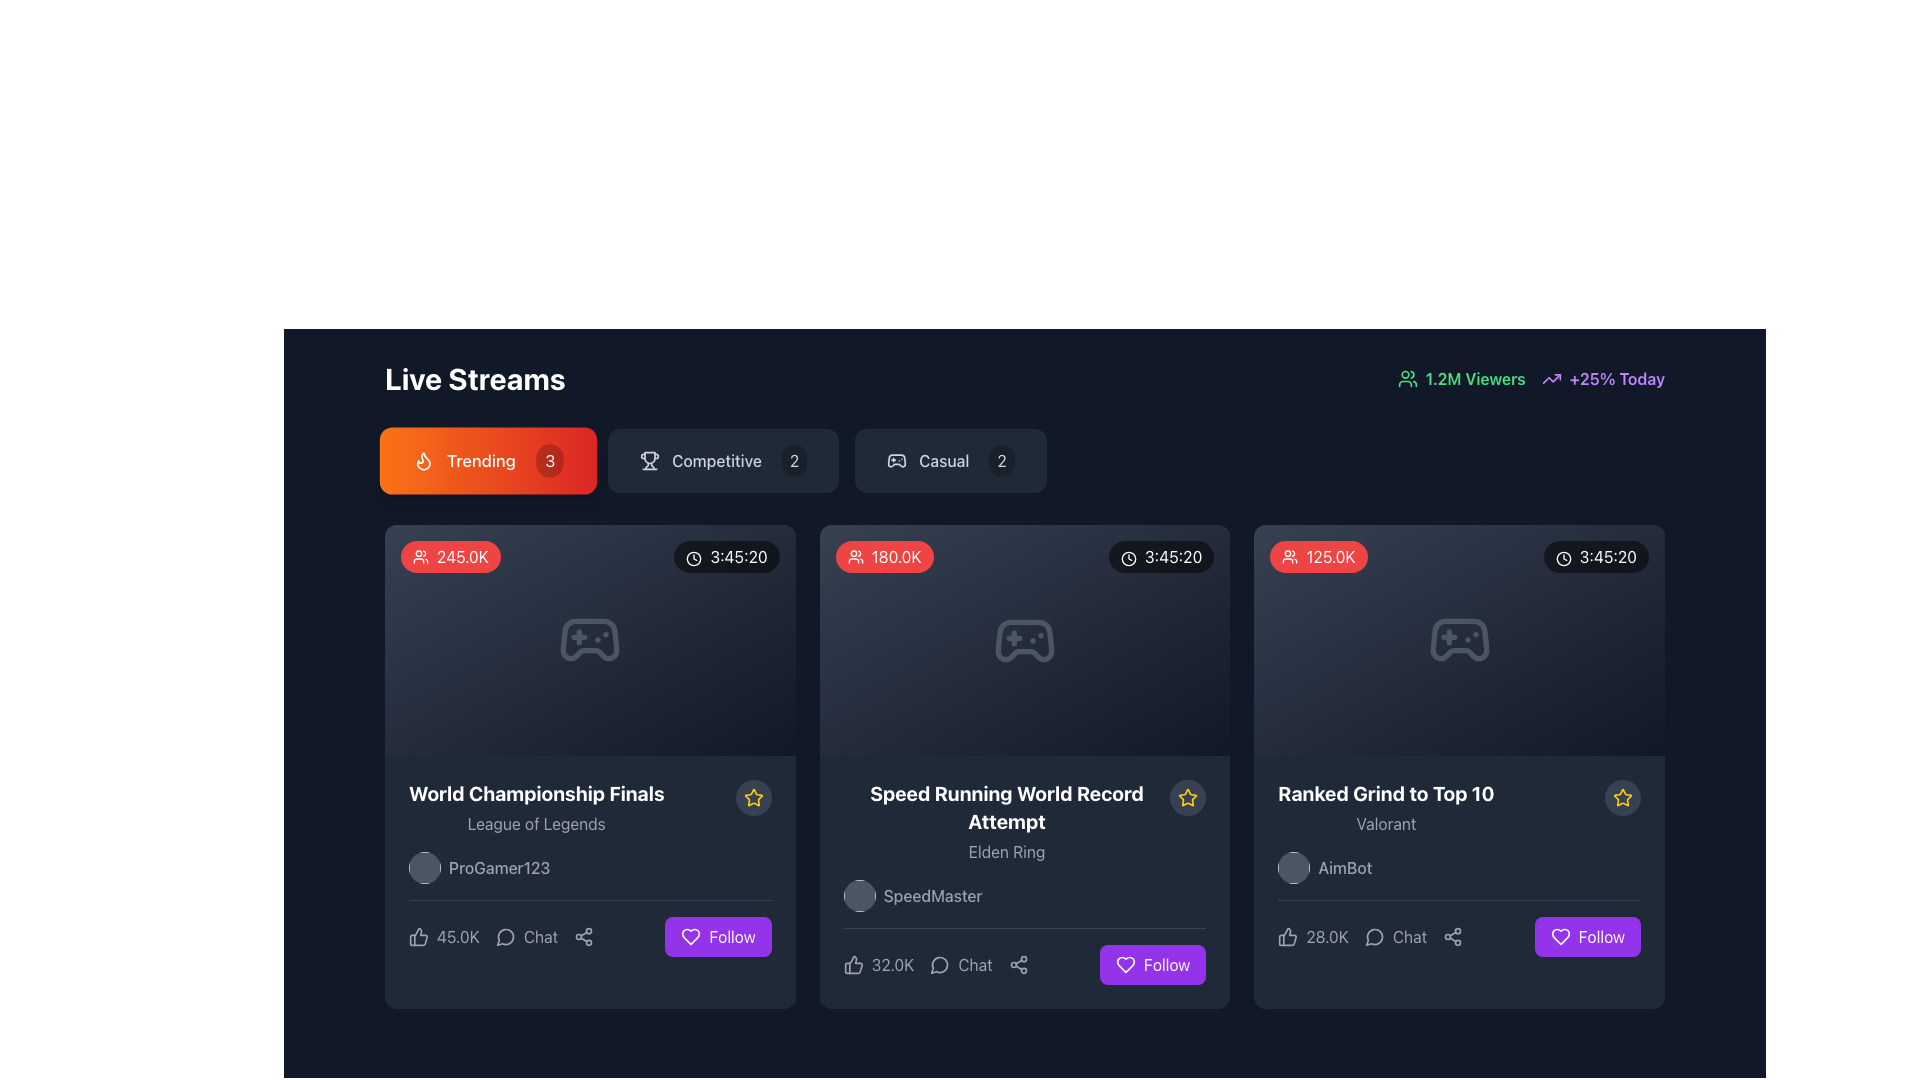 This screenshot has height=1080, width=1920. Describe the element at coordinates (1406, 378) in the screenshot. I see `the user group silhouettes icon styled in green, located to the left of the '1.2M Viewers' text in the upper-right corner of the interface` at that location.